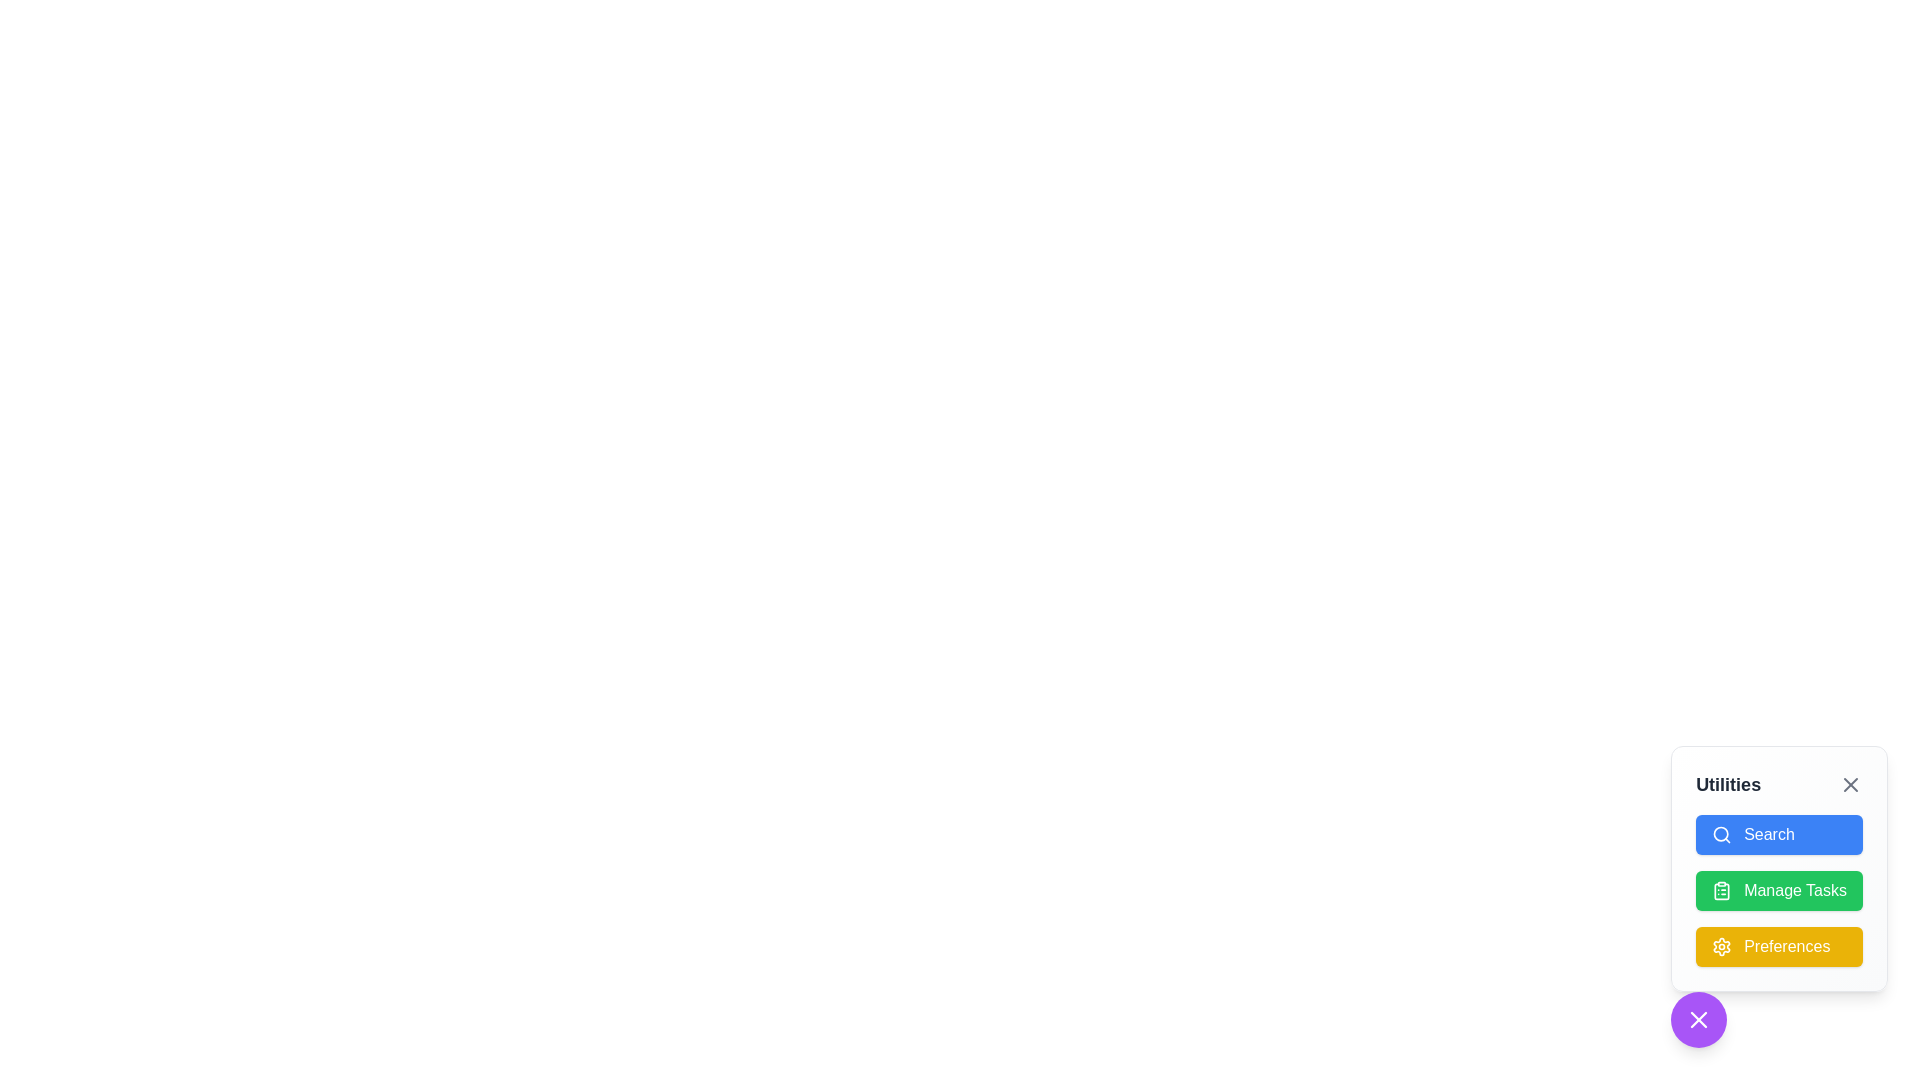 The height and width of the screenshot is (1080, 1920). What do you see at coordinates (1720, 834) in the screenshot?
I see `the circular graphical component with no visible fill located within the larger search icon at the top of the 'Search' button in the 'Utilities' section` at bounding box center [1720, 834].